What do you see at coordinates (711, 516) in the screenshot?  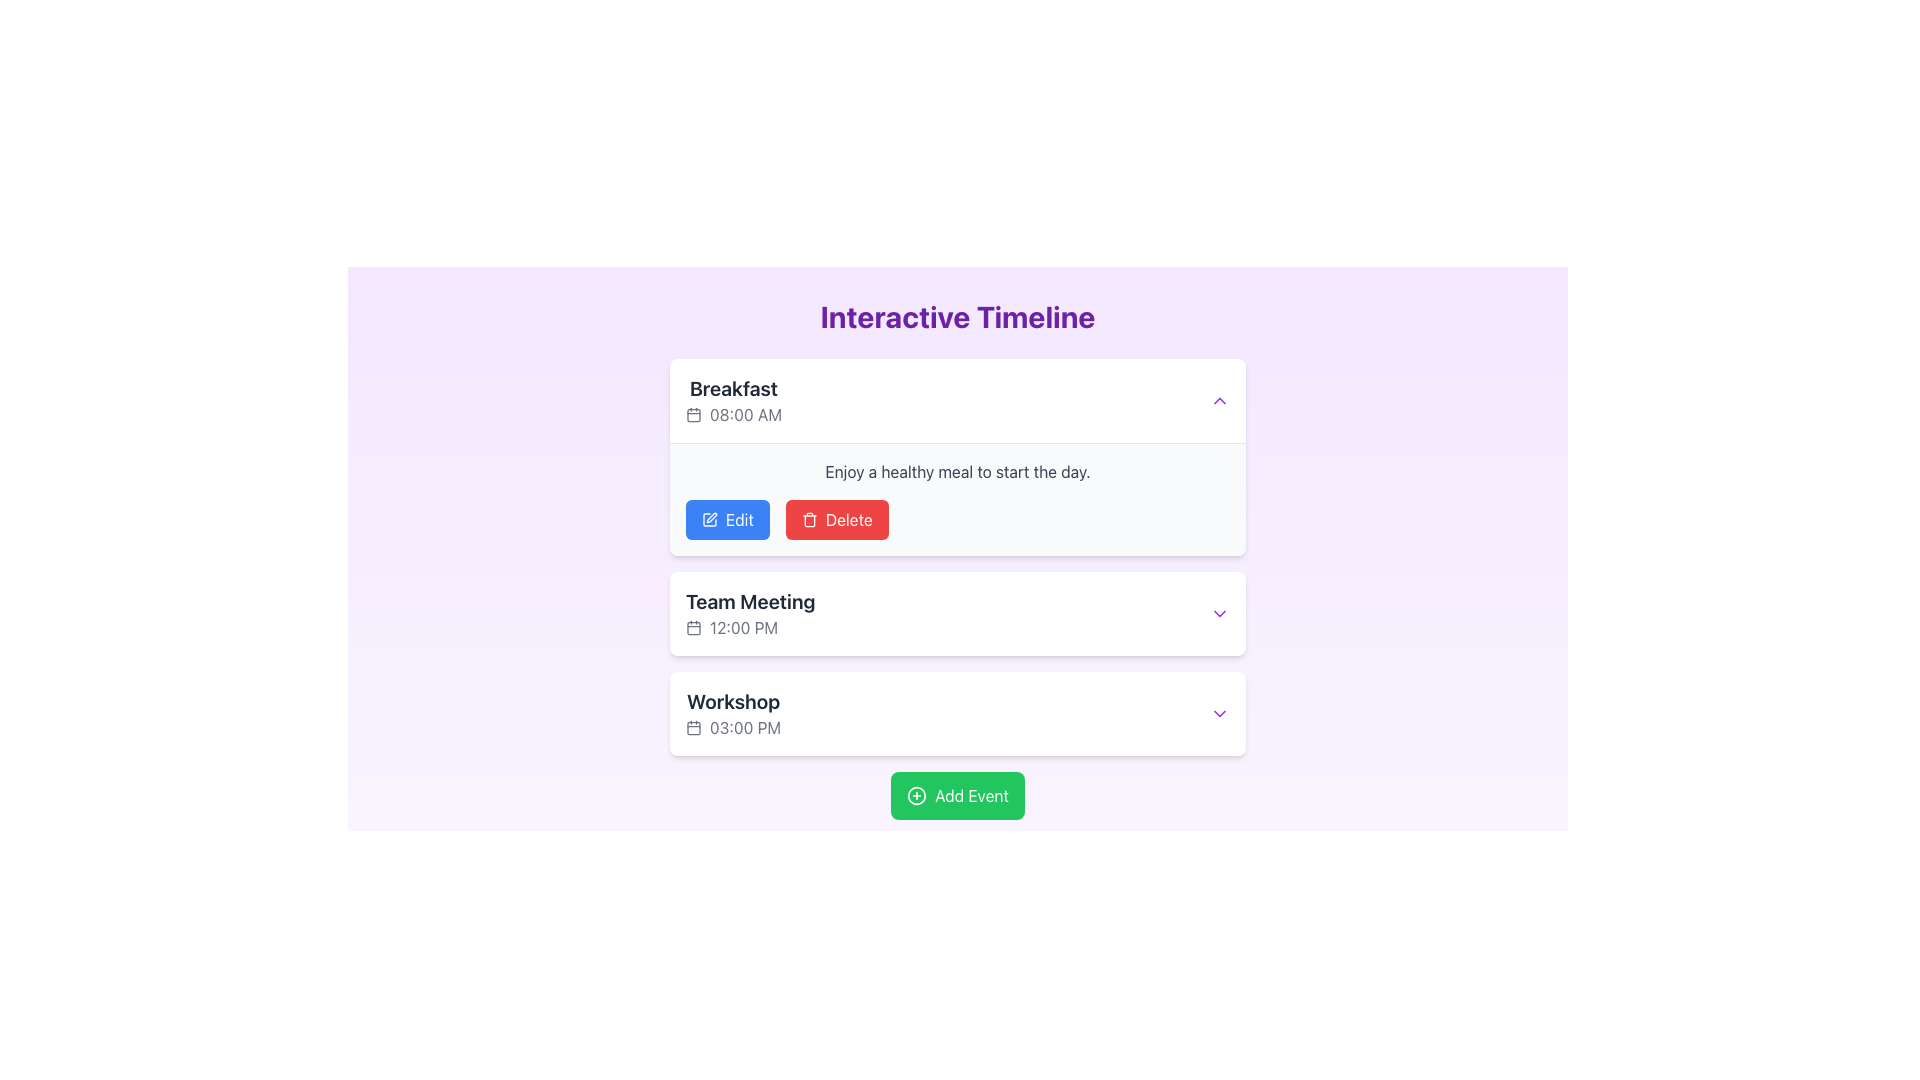 I see `the 'Edit' button associated with the icon located to the left of it in the first event card labeled 'Breakfast' to interact indirectly with the icon` at bounding box center [711, 516].